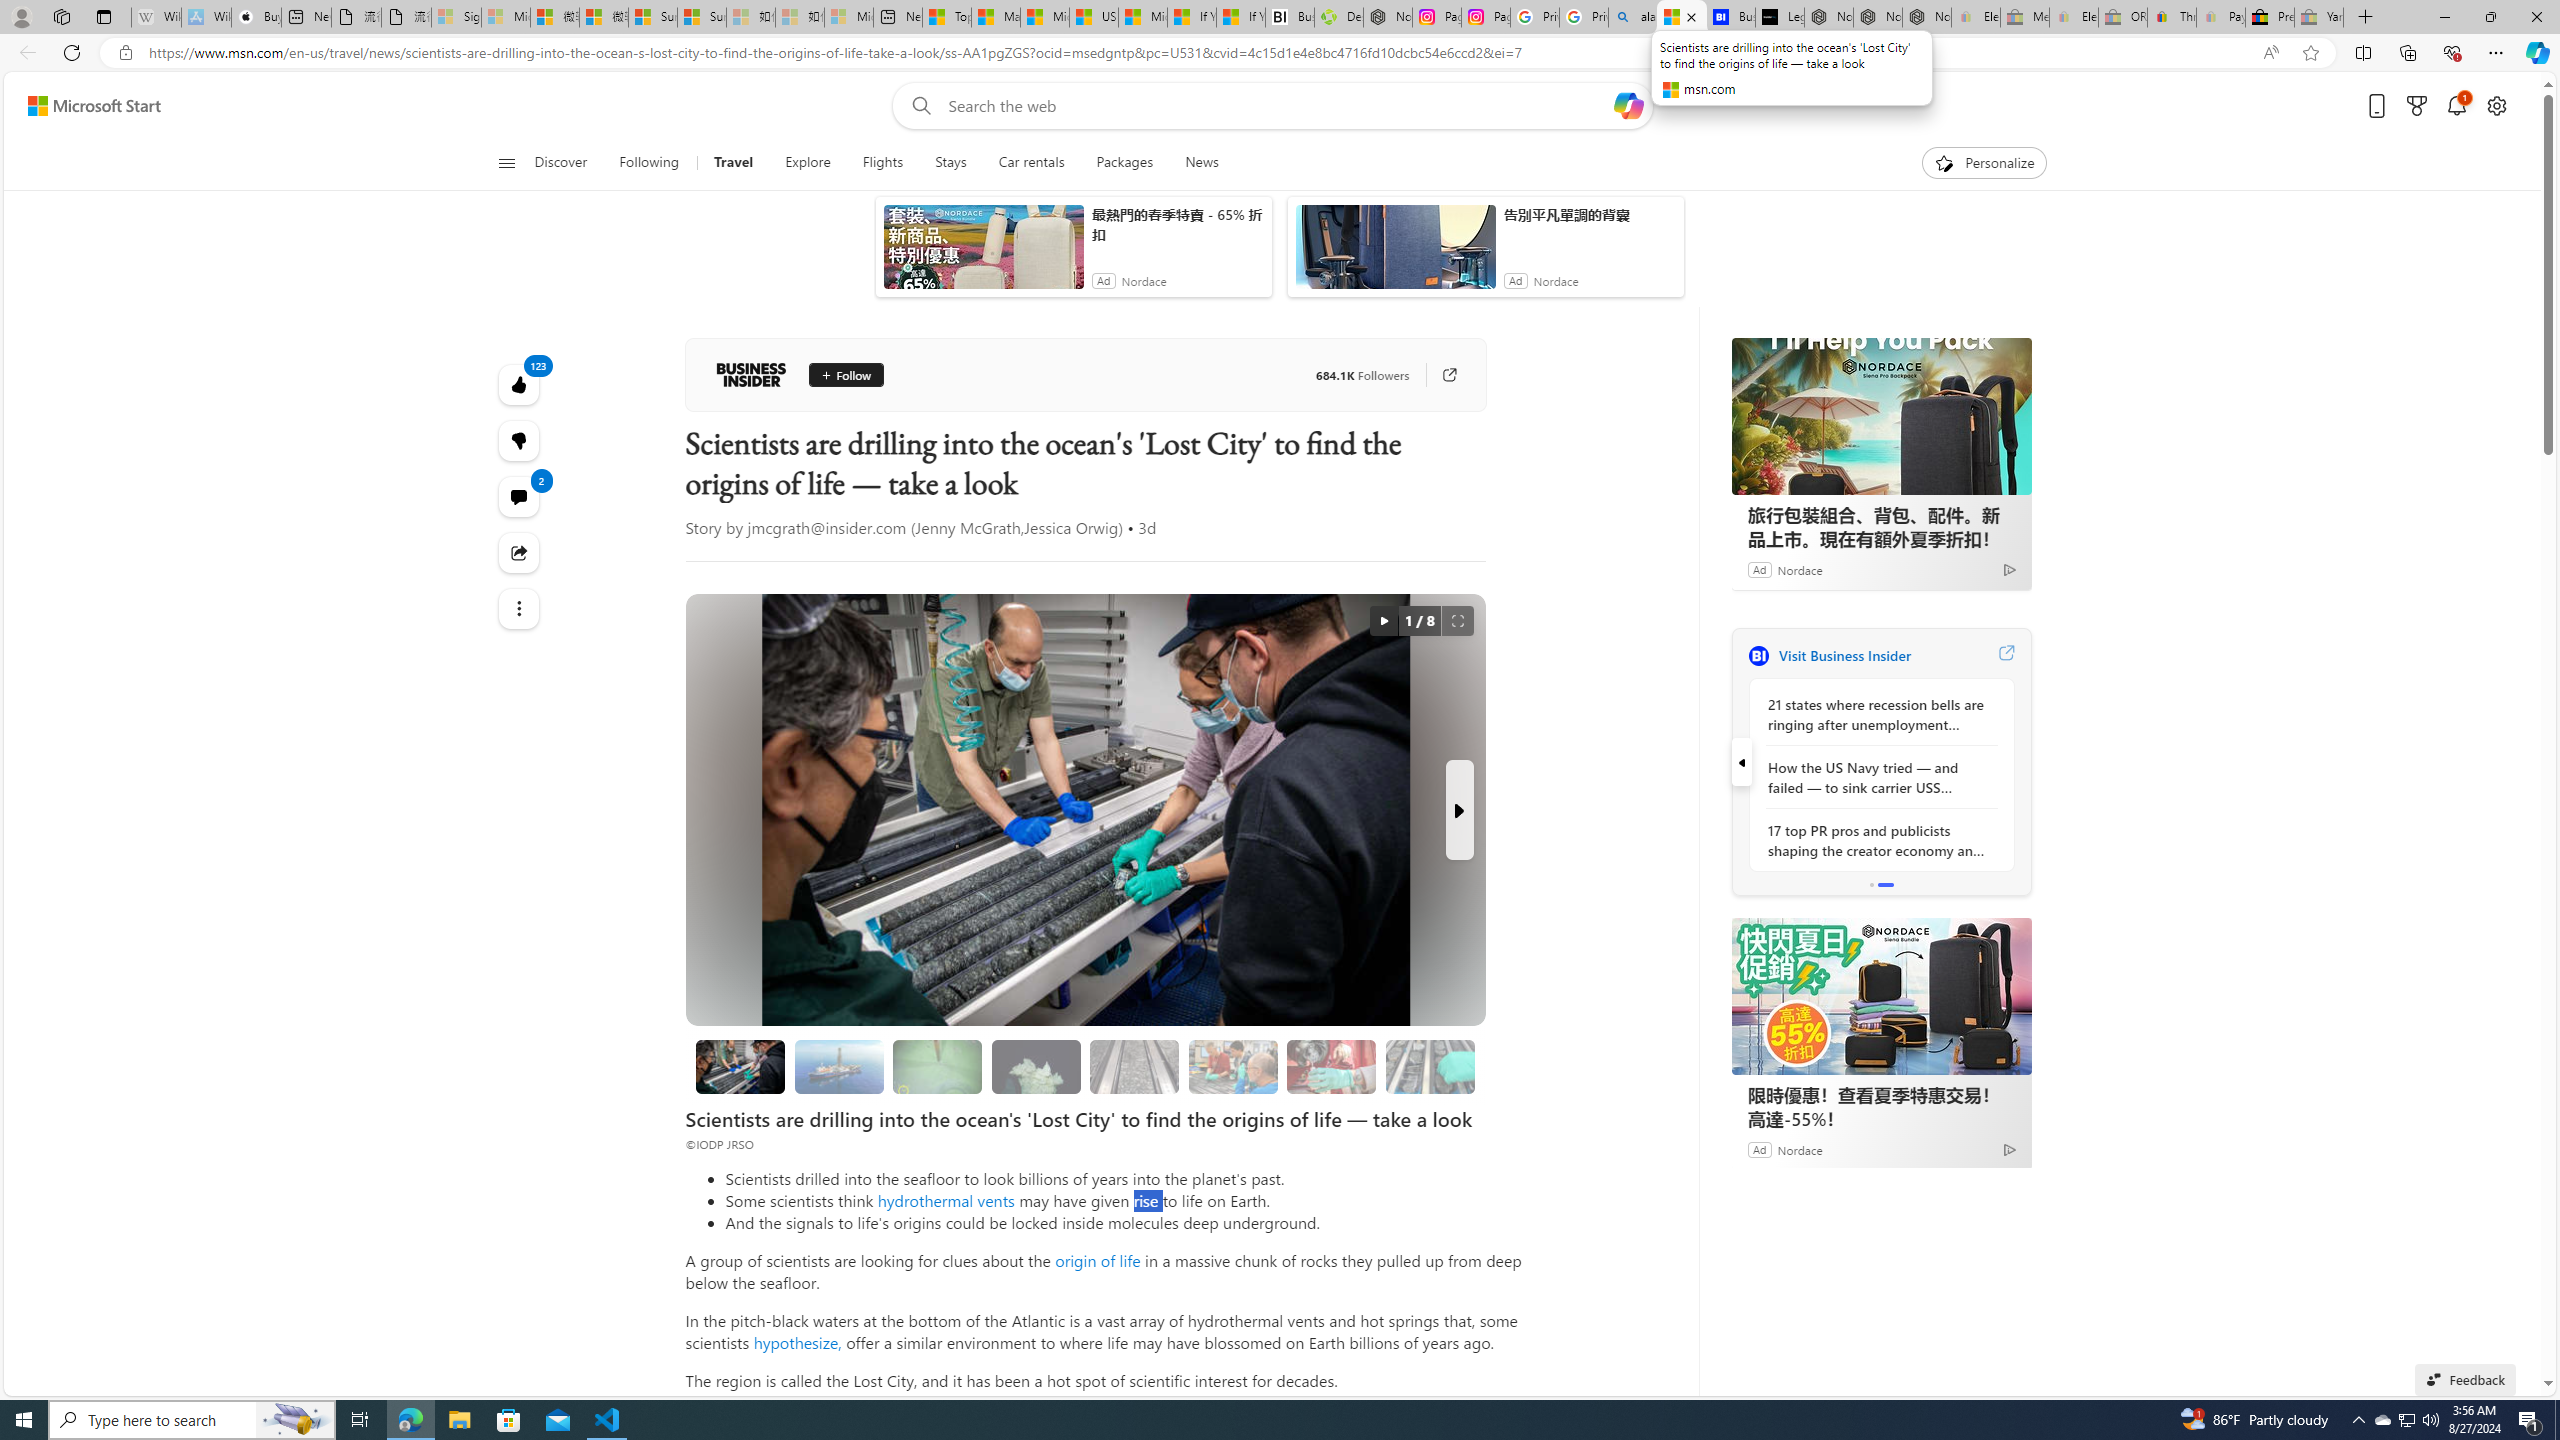 Image resolution: width=2560 pixels, height=1440 pixels. I want to click on 'Follow', so click(845, 375).